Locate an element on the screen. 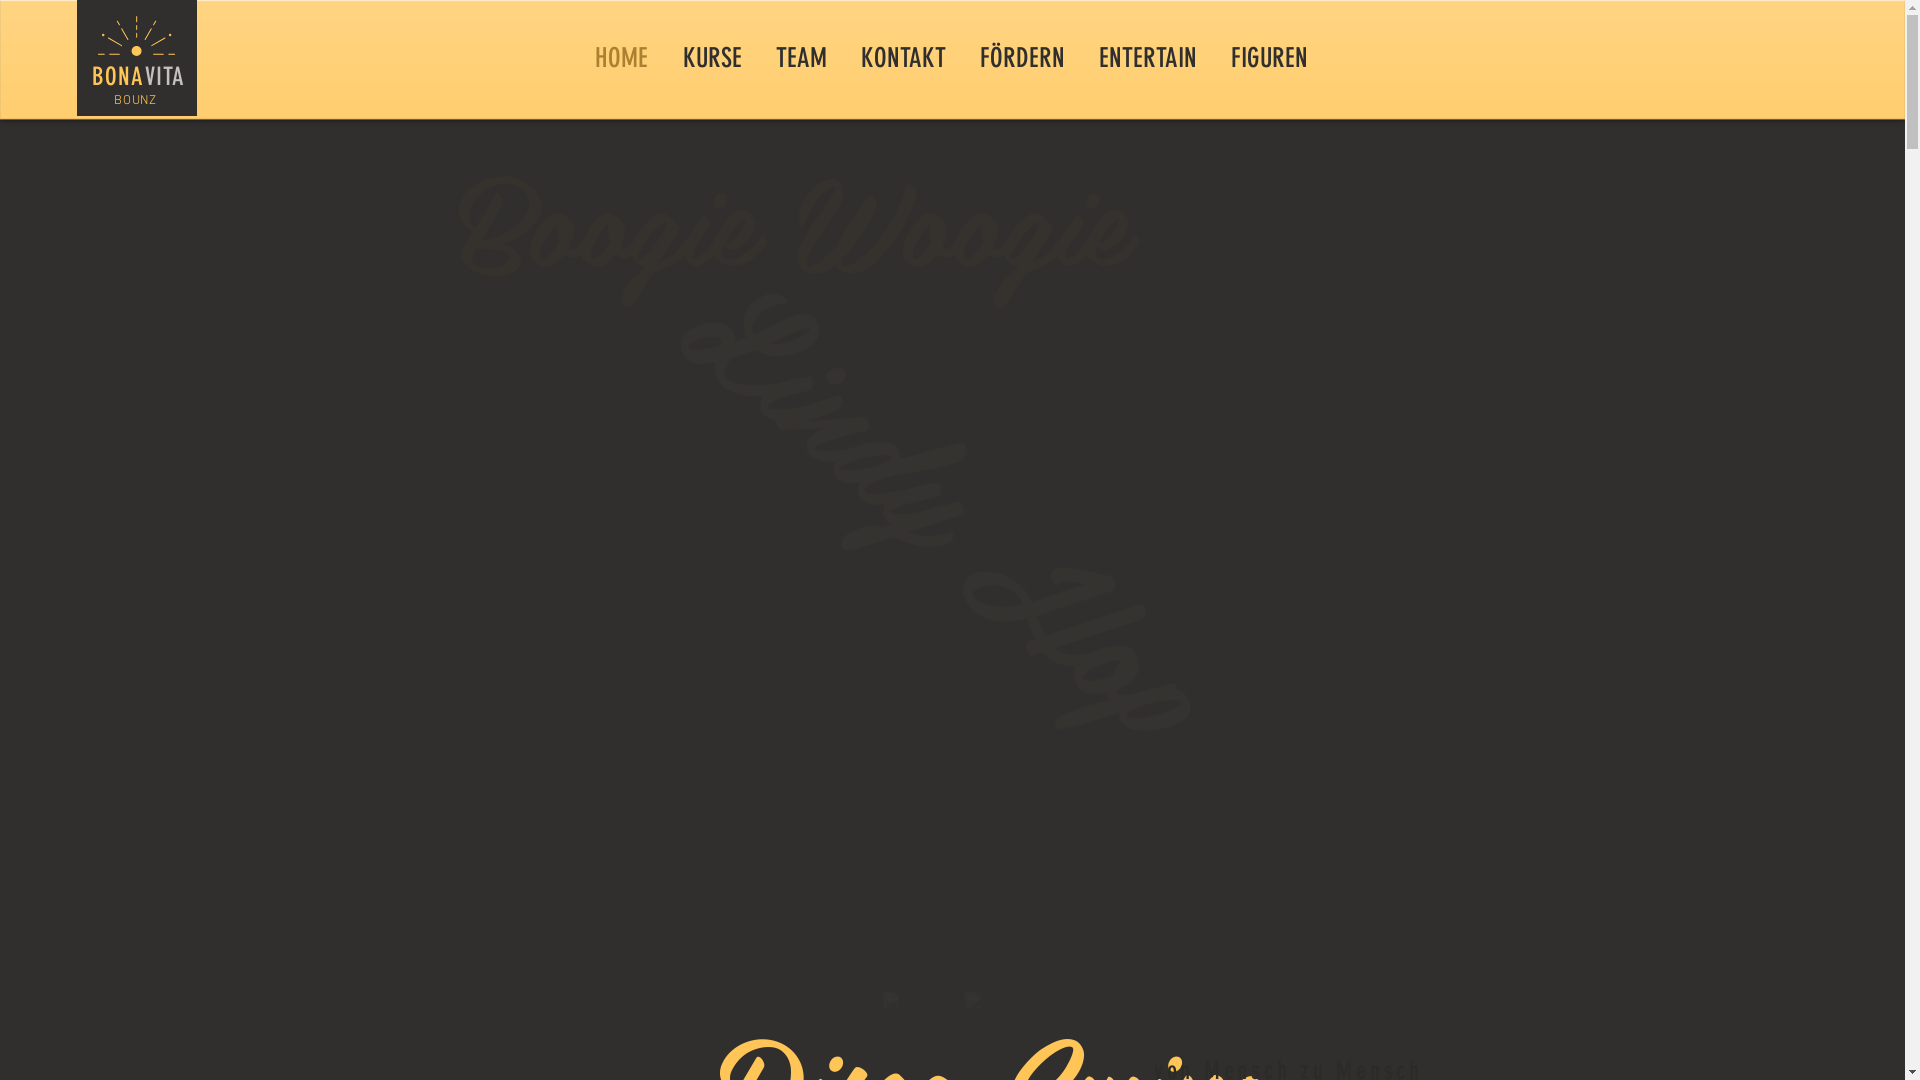  'BONA' is located at coordinates (117, 75).